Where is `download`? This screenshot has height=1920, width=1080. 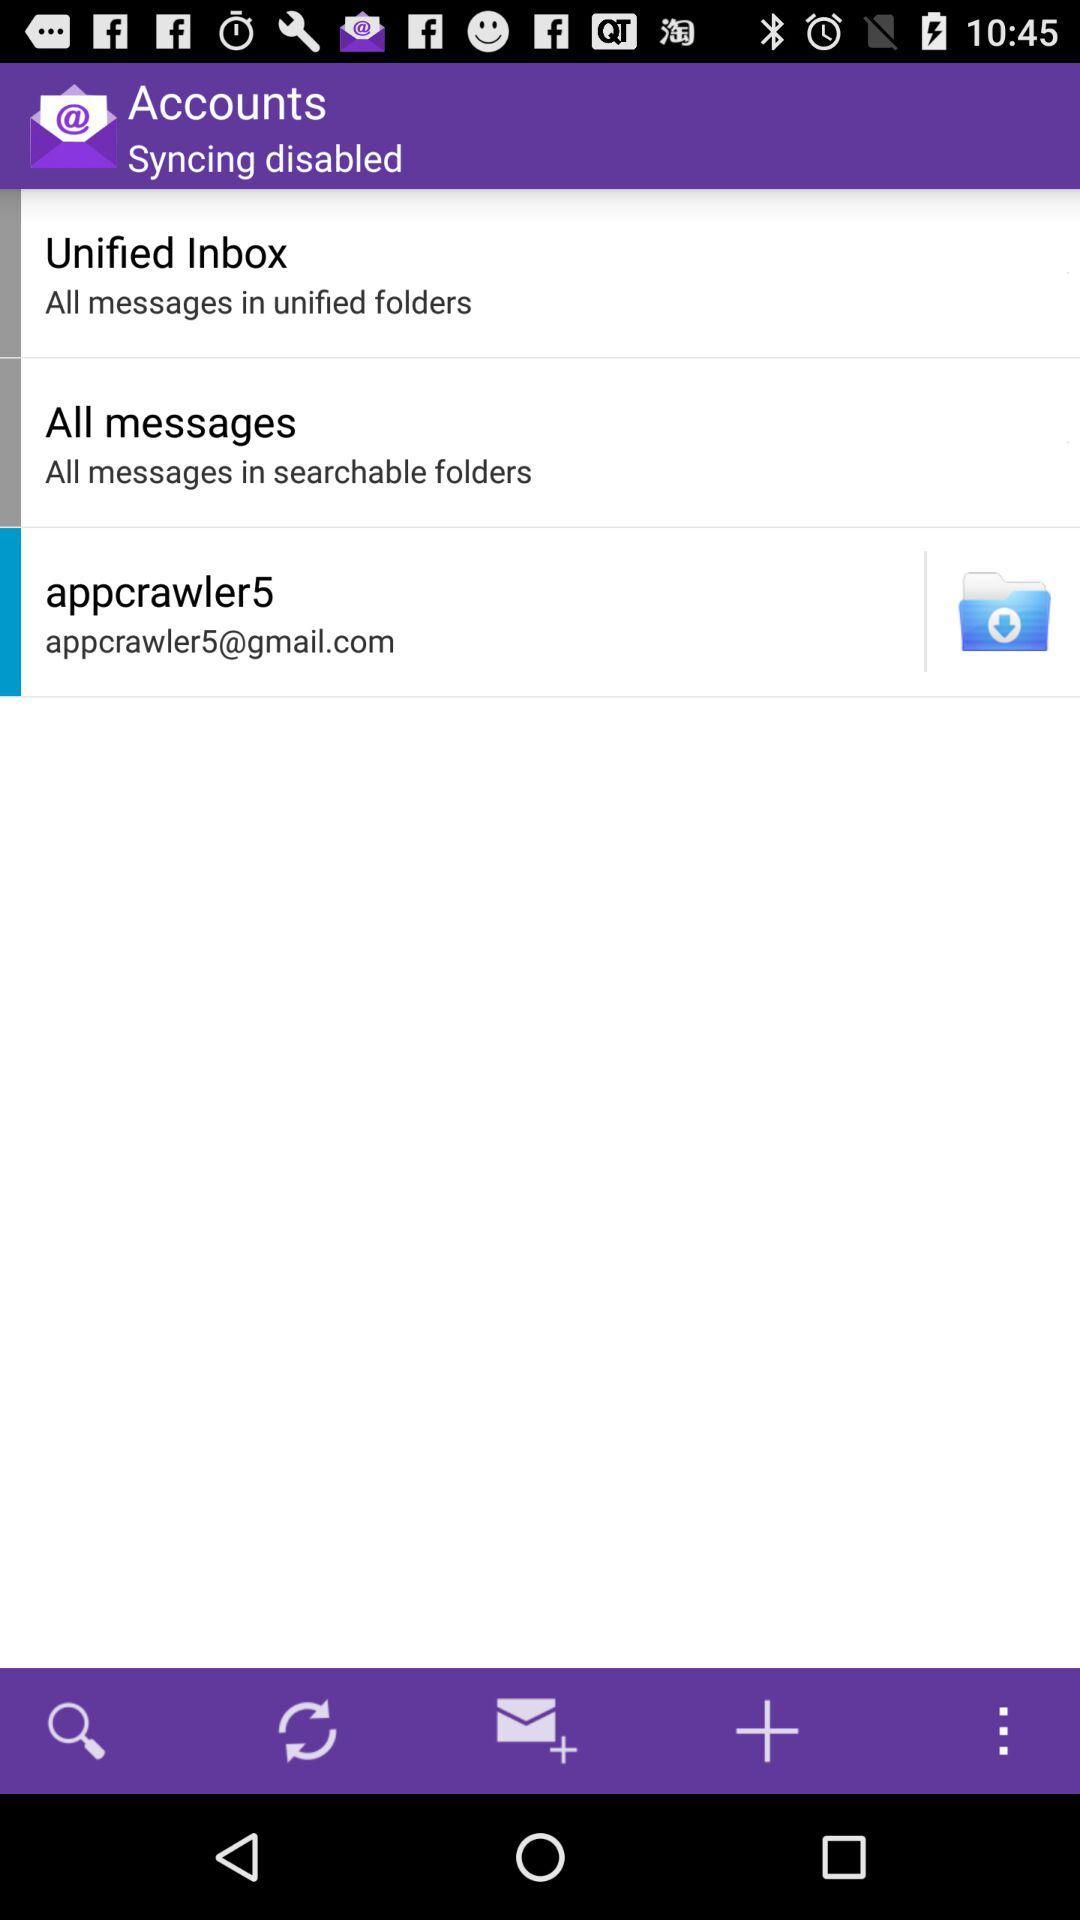 download is located at coordinates (1004, 610).